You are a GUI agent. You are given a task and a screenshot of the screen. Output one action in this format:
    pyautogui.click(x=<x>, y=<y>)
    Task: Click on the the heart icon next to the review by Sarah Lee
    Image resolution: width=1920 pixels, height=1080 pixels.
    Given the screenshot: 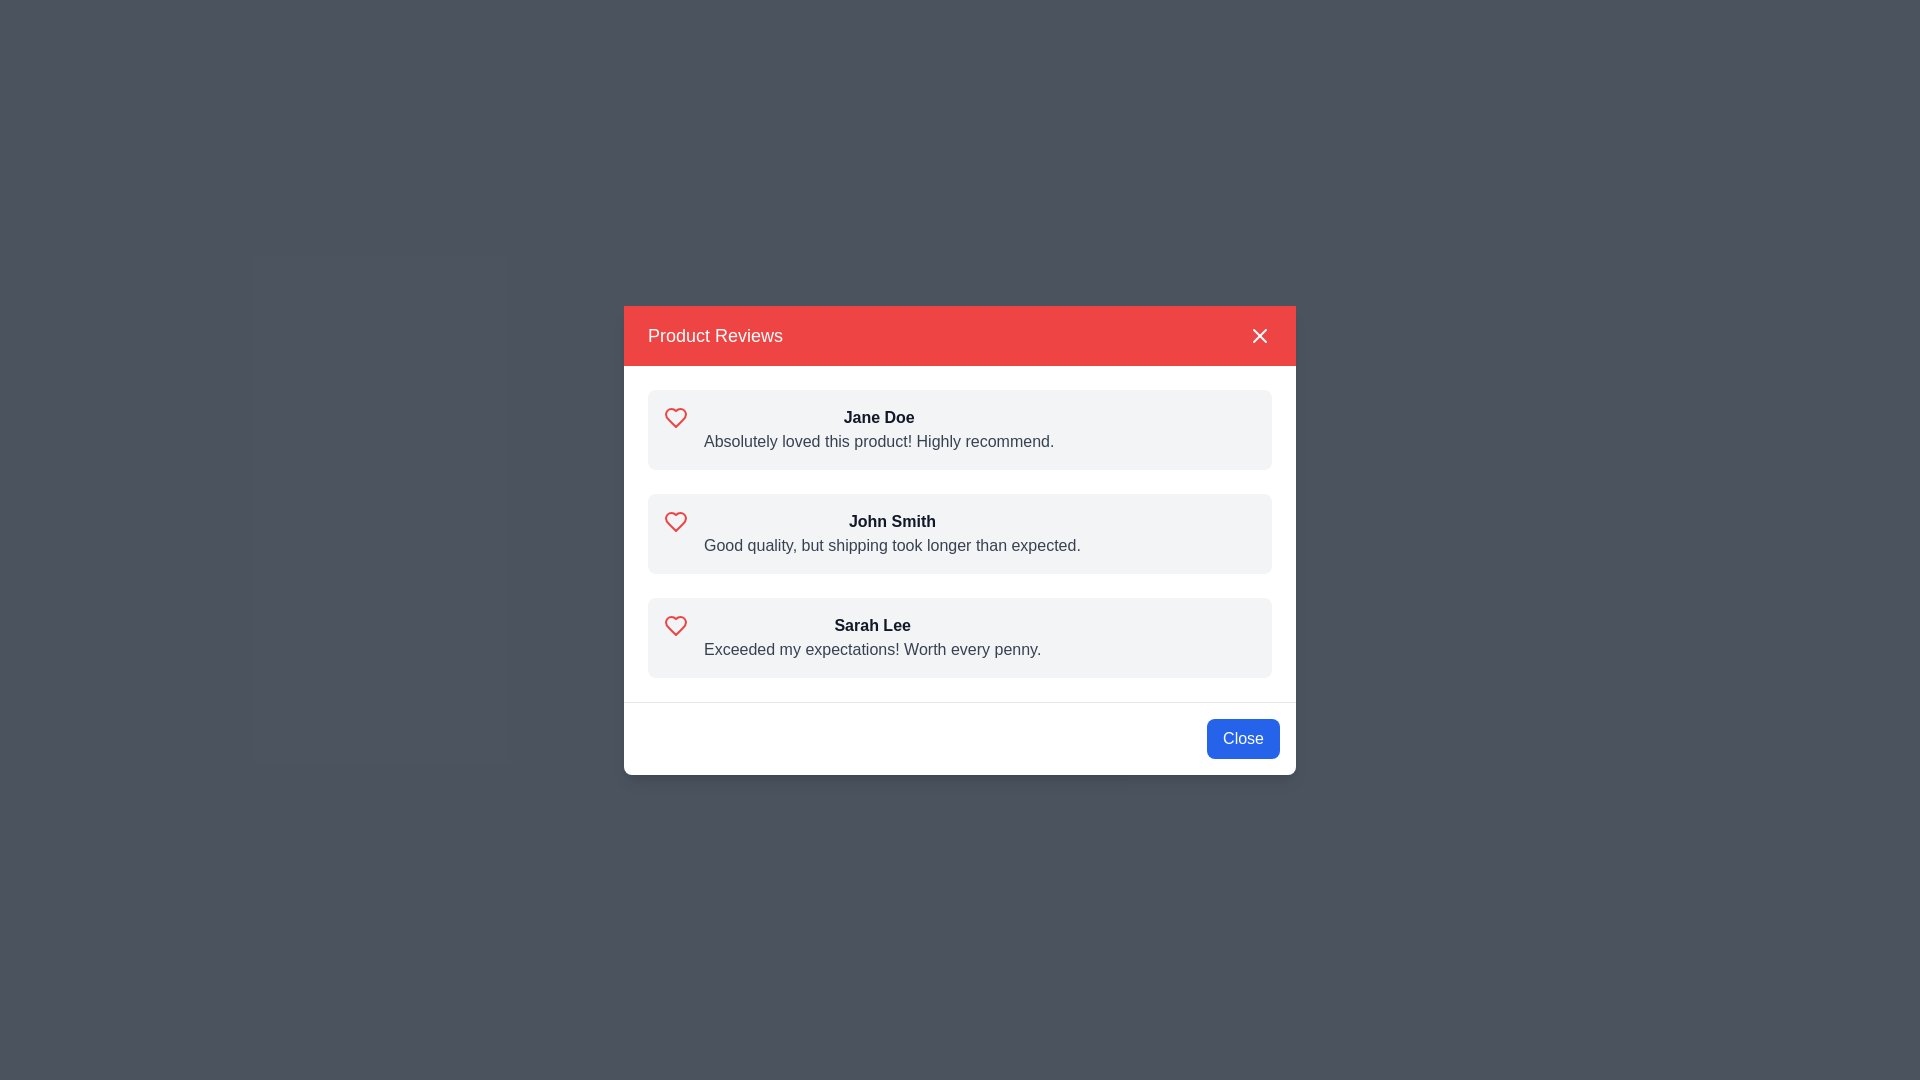 What is the action you would take?
    pyautogui.click(x=676, y=624)
    